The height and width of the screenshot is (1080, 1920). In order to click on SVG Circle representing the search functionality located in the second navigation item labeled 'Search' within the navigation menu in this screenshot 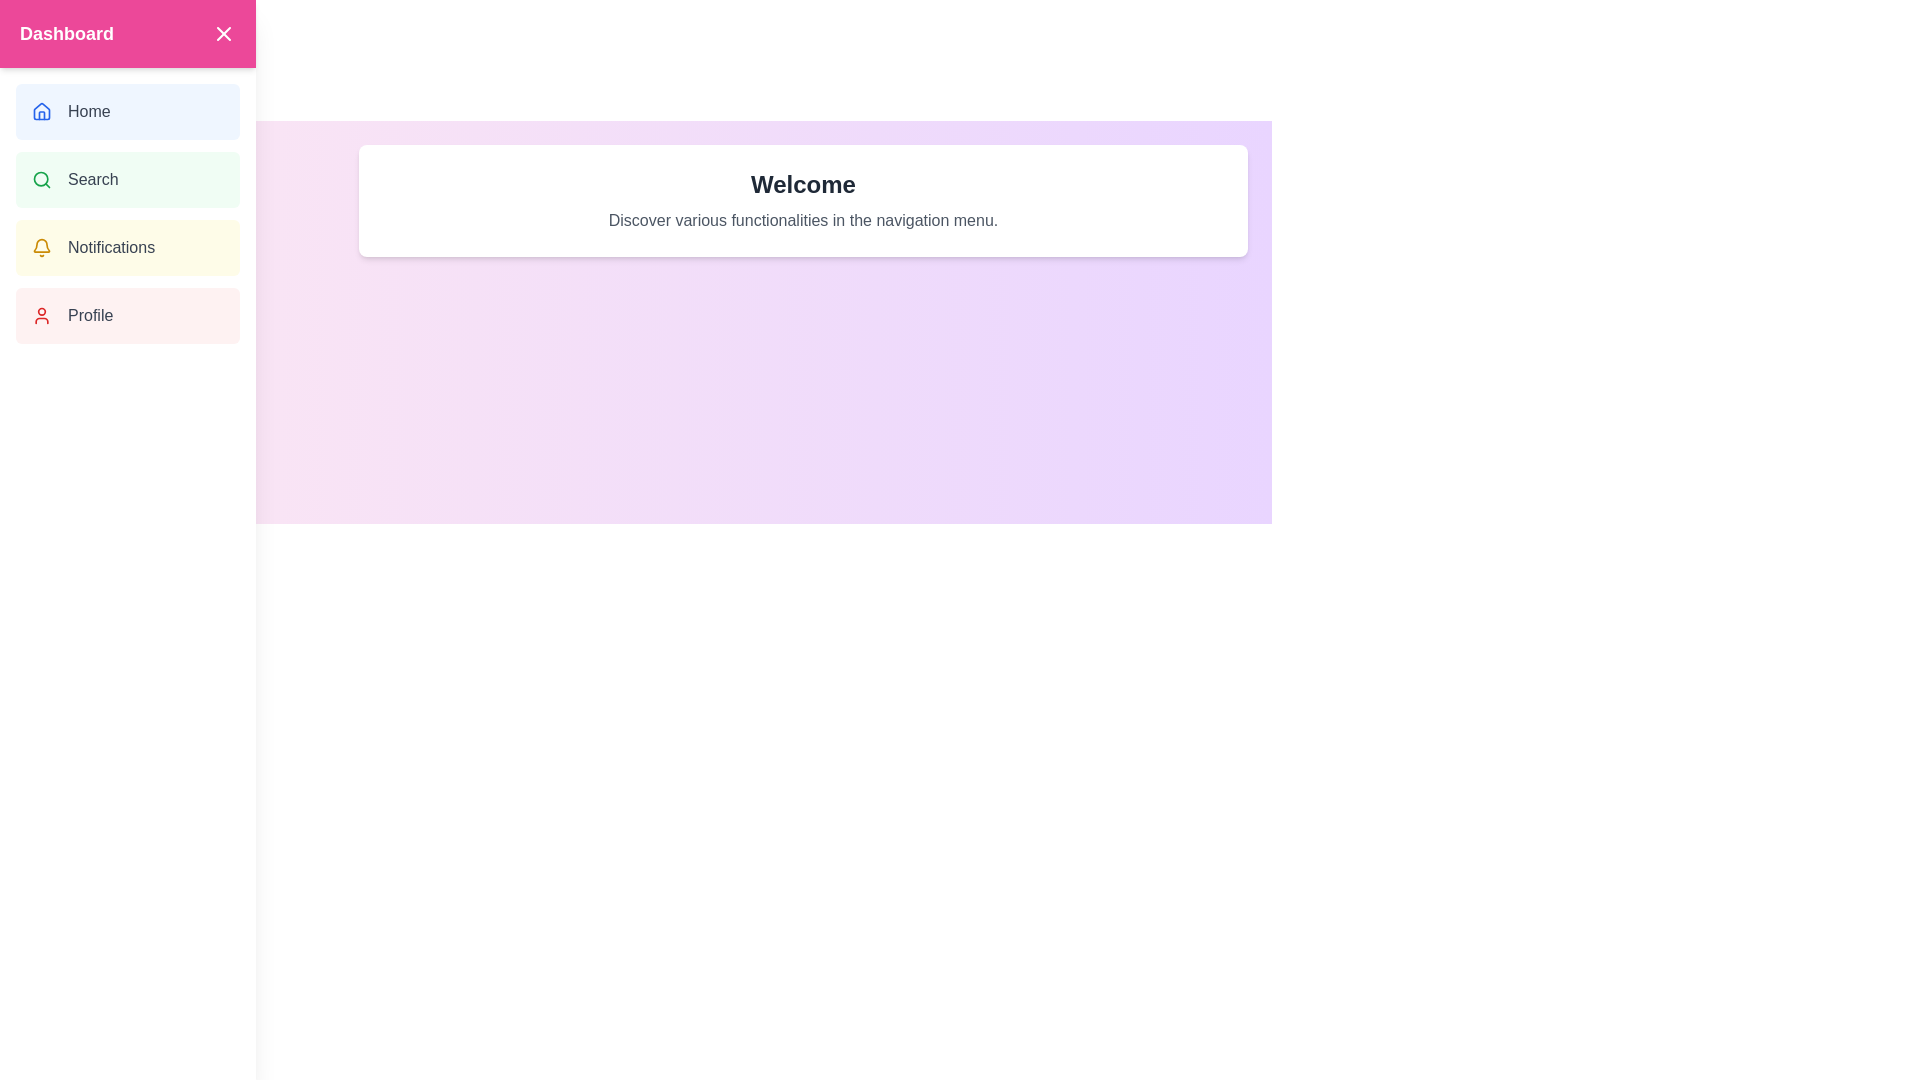, I will do `click(41, 178)`.